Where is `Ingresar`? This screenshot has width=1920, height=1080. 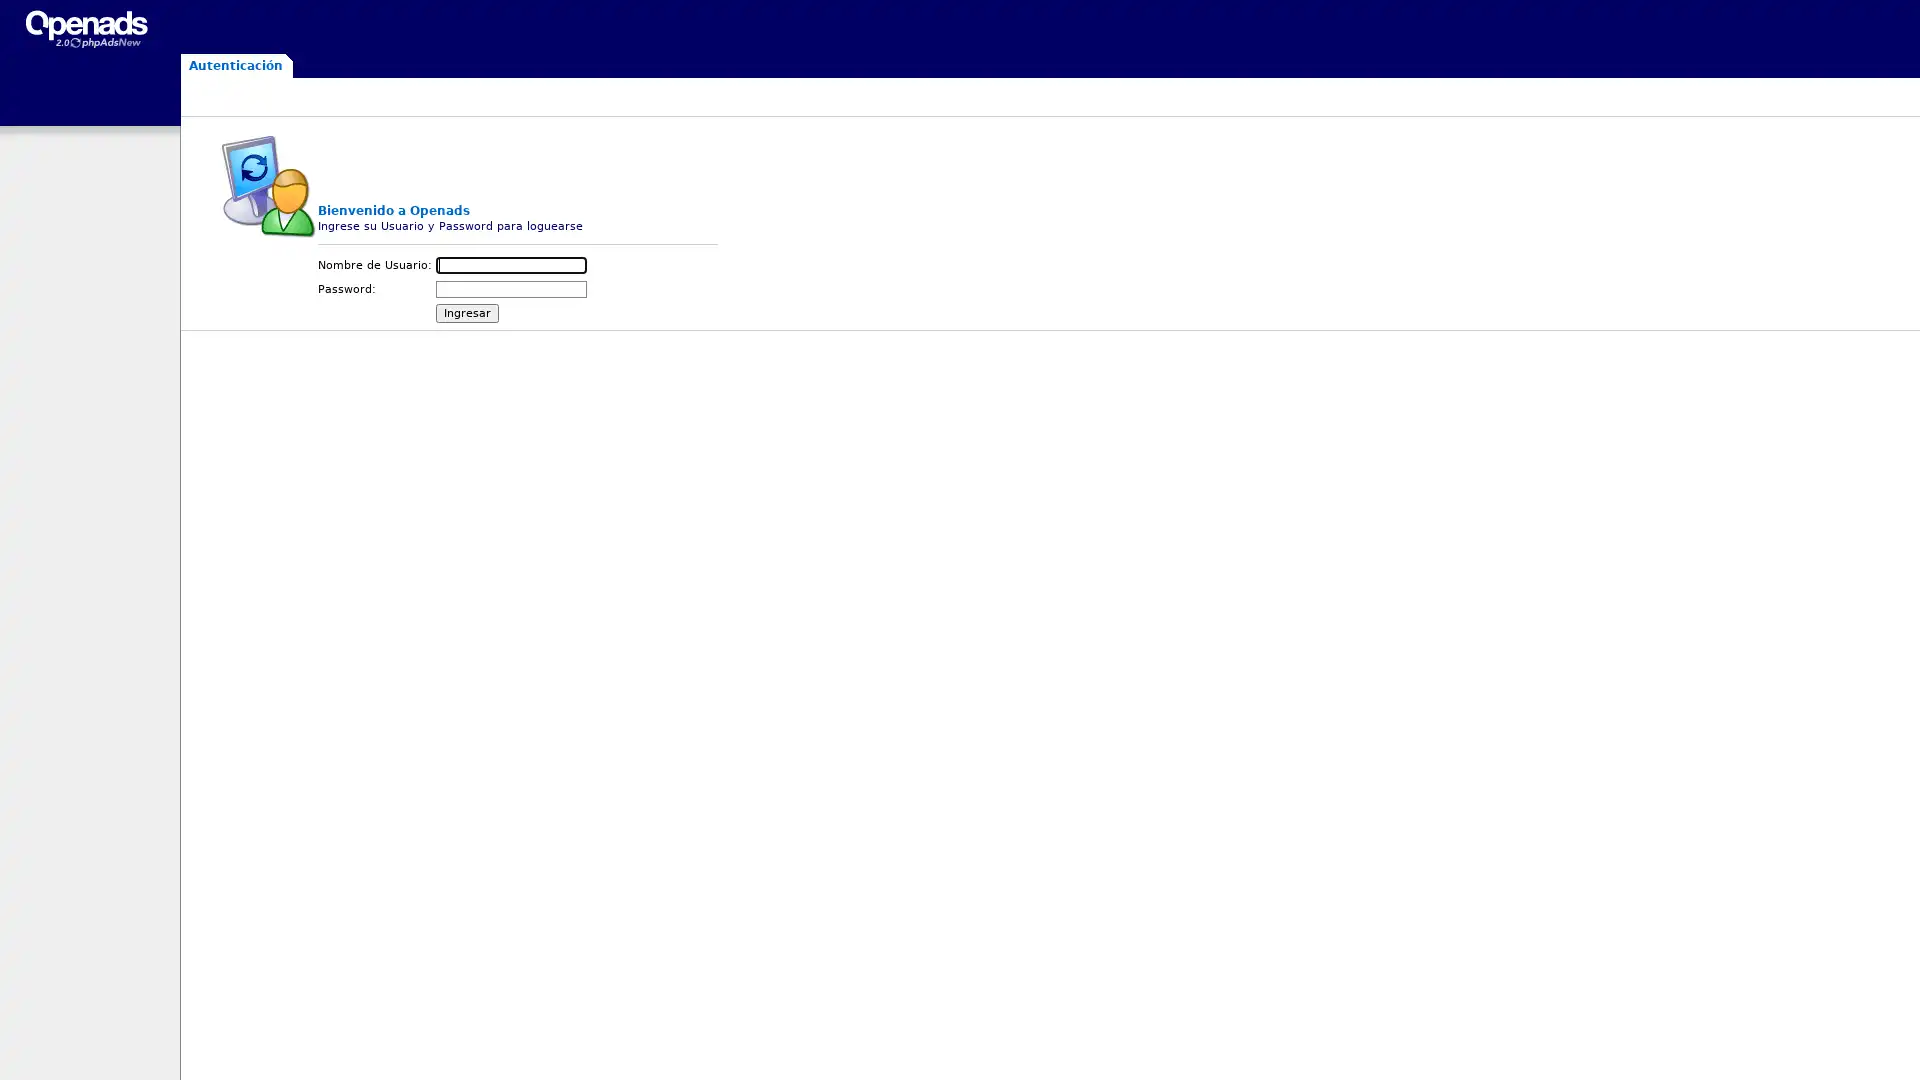 Ingresar is located at coordinates (466, 312).